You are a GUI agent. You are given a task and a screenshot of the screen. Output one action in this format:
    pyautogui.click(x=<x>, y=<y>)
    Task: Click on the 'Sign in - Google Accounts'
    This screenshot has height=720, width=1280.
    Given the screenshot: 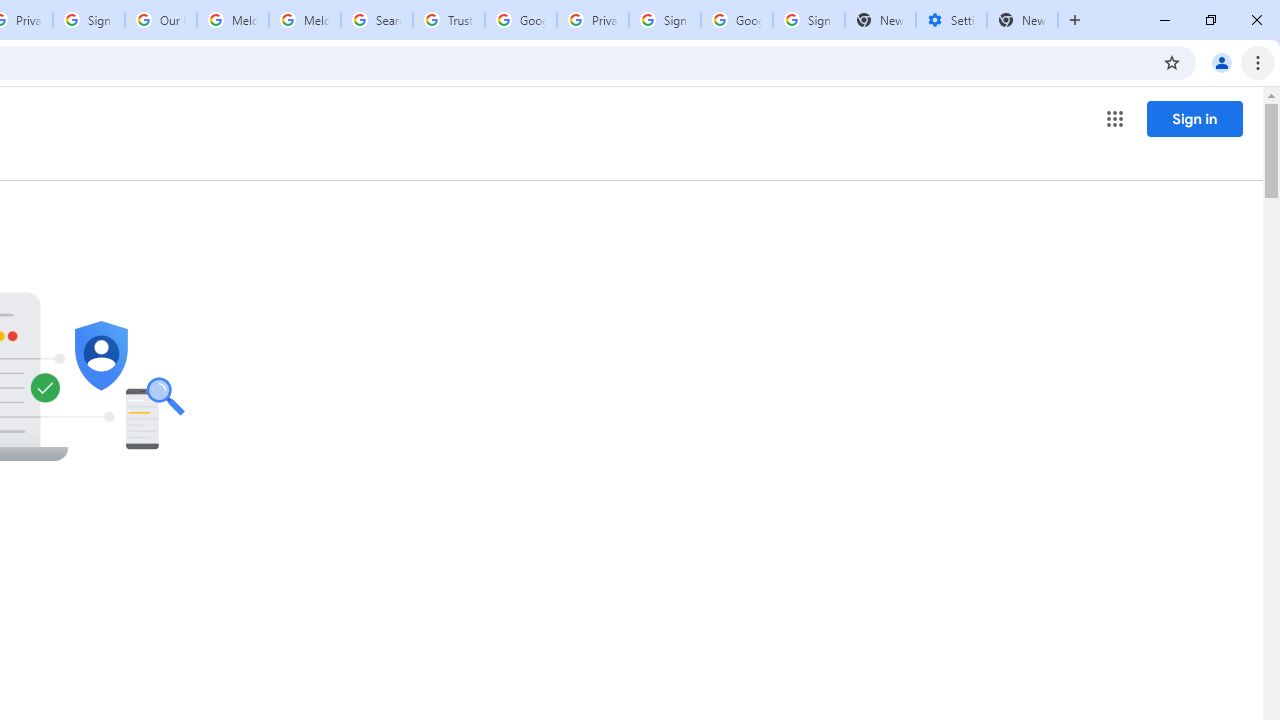 What is the action you would take?
    pyautogui.click(x=87, y=20)
    